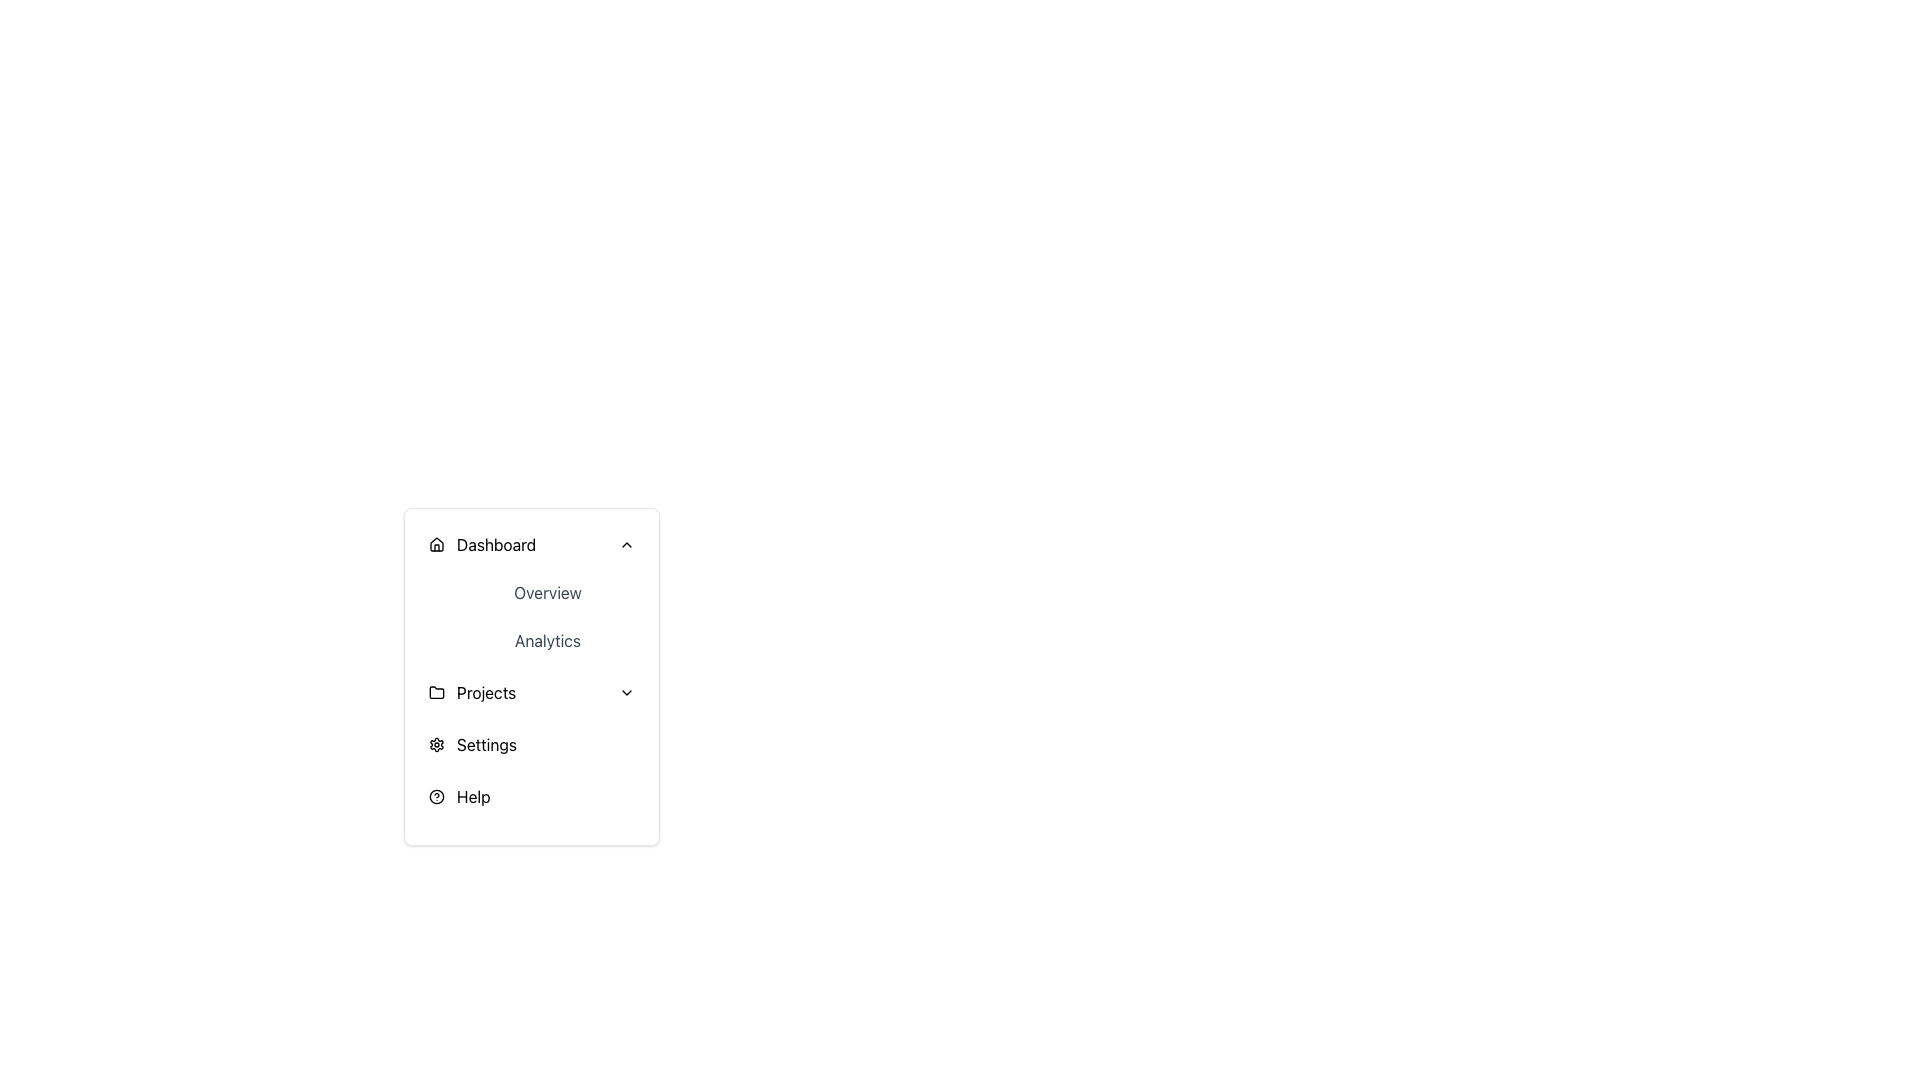 The image size is (1920, 1080). I want to click on the 'Settings' text label in the navigation menu, so click(486, 744).